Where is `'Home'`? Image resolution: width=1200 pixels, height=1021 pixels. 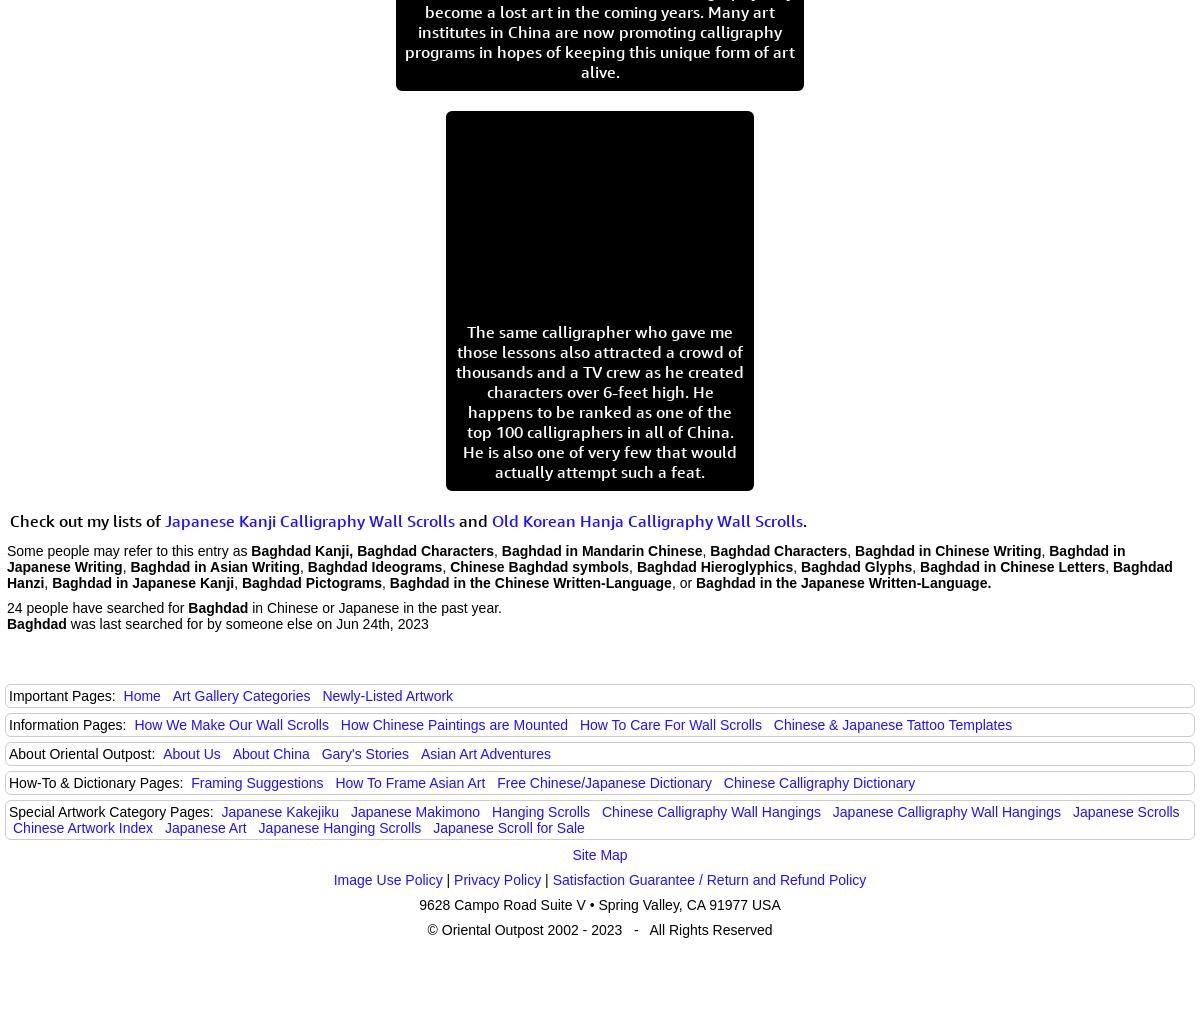
'Home' is located at coordinates (122, 696).